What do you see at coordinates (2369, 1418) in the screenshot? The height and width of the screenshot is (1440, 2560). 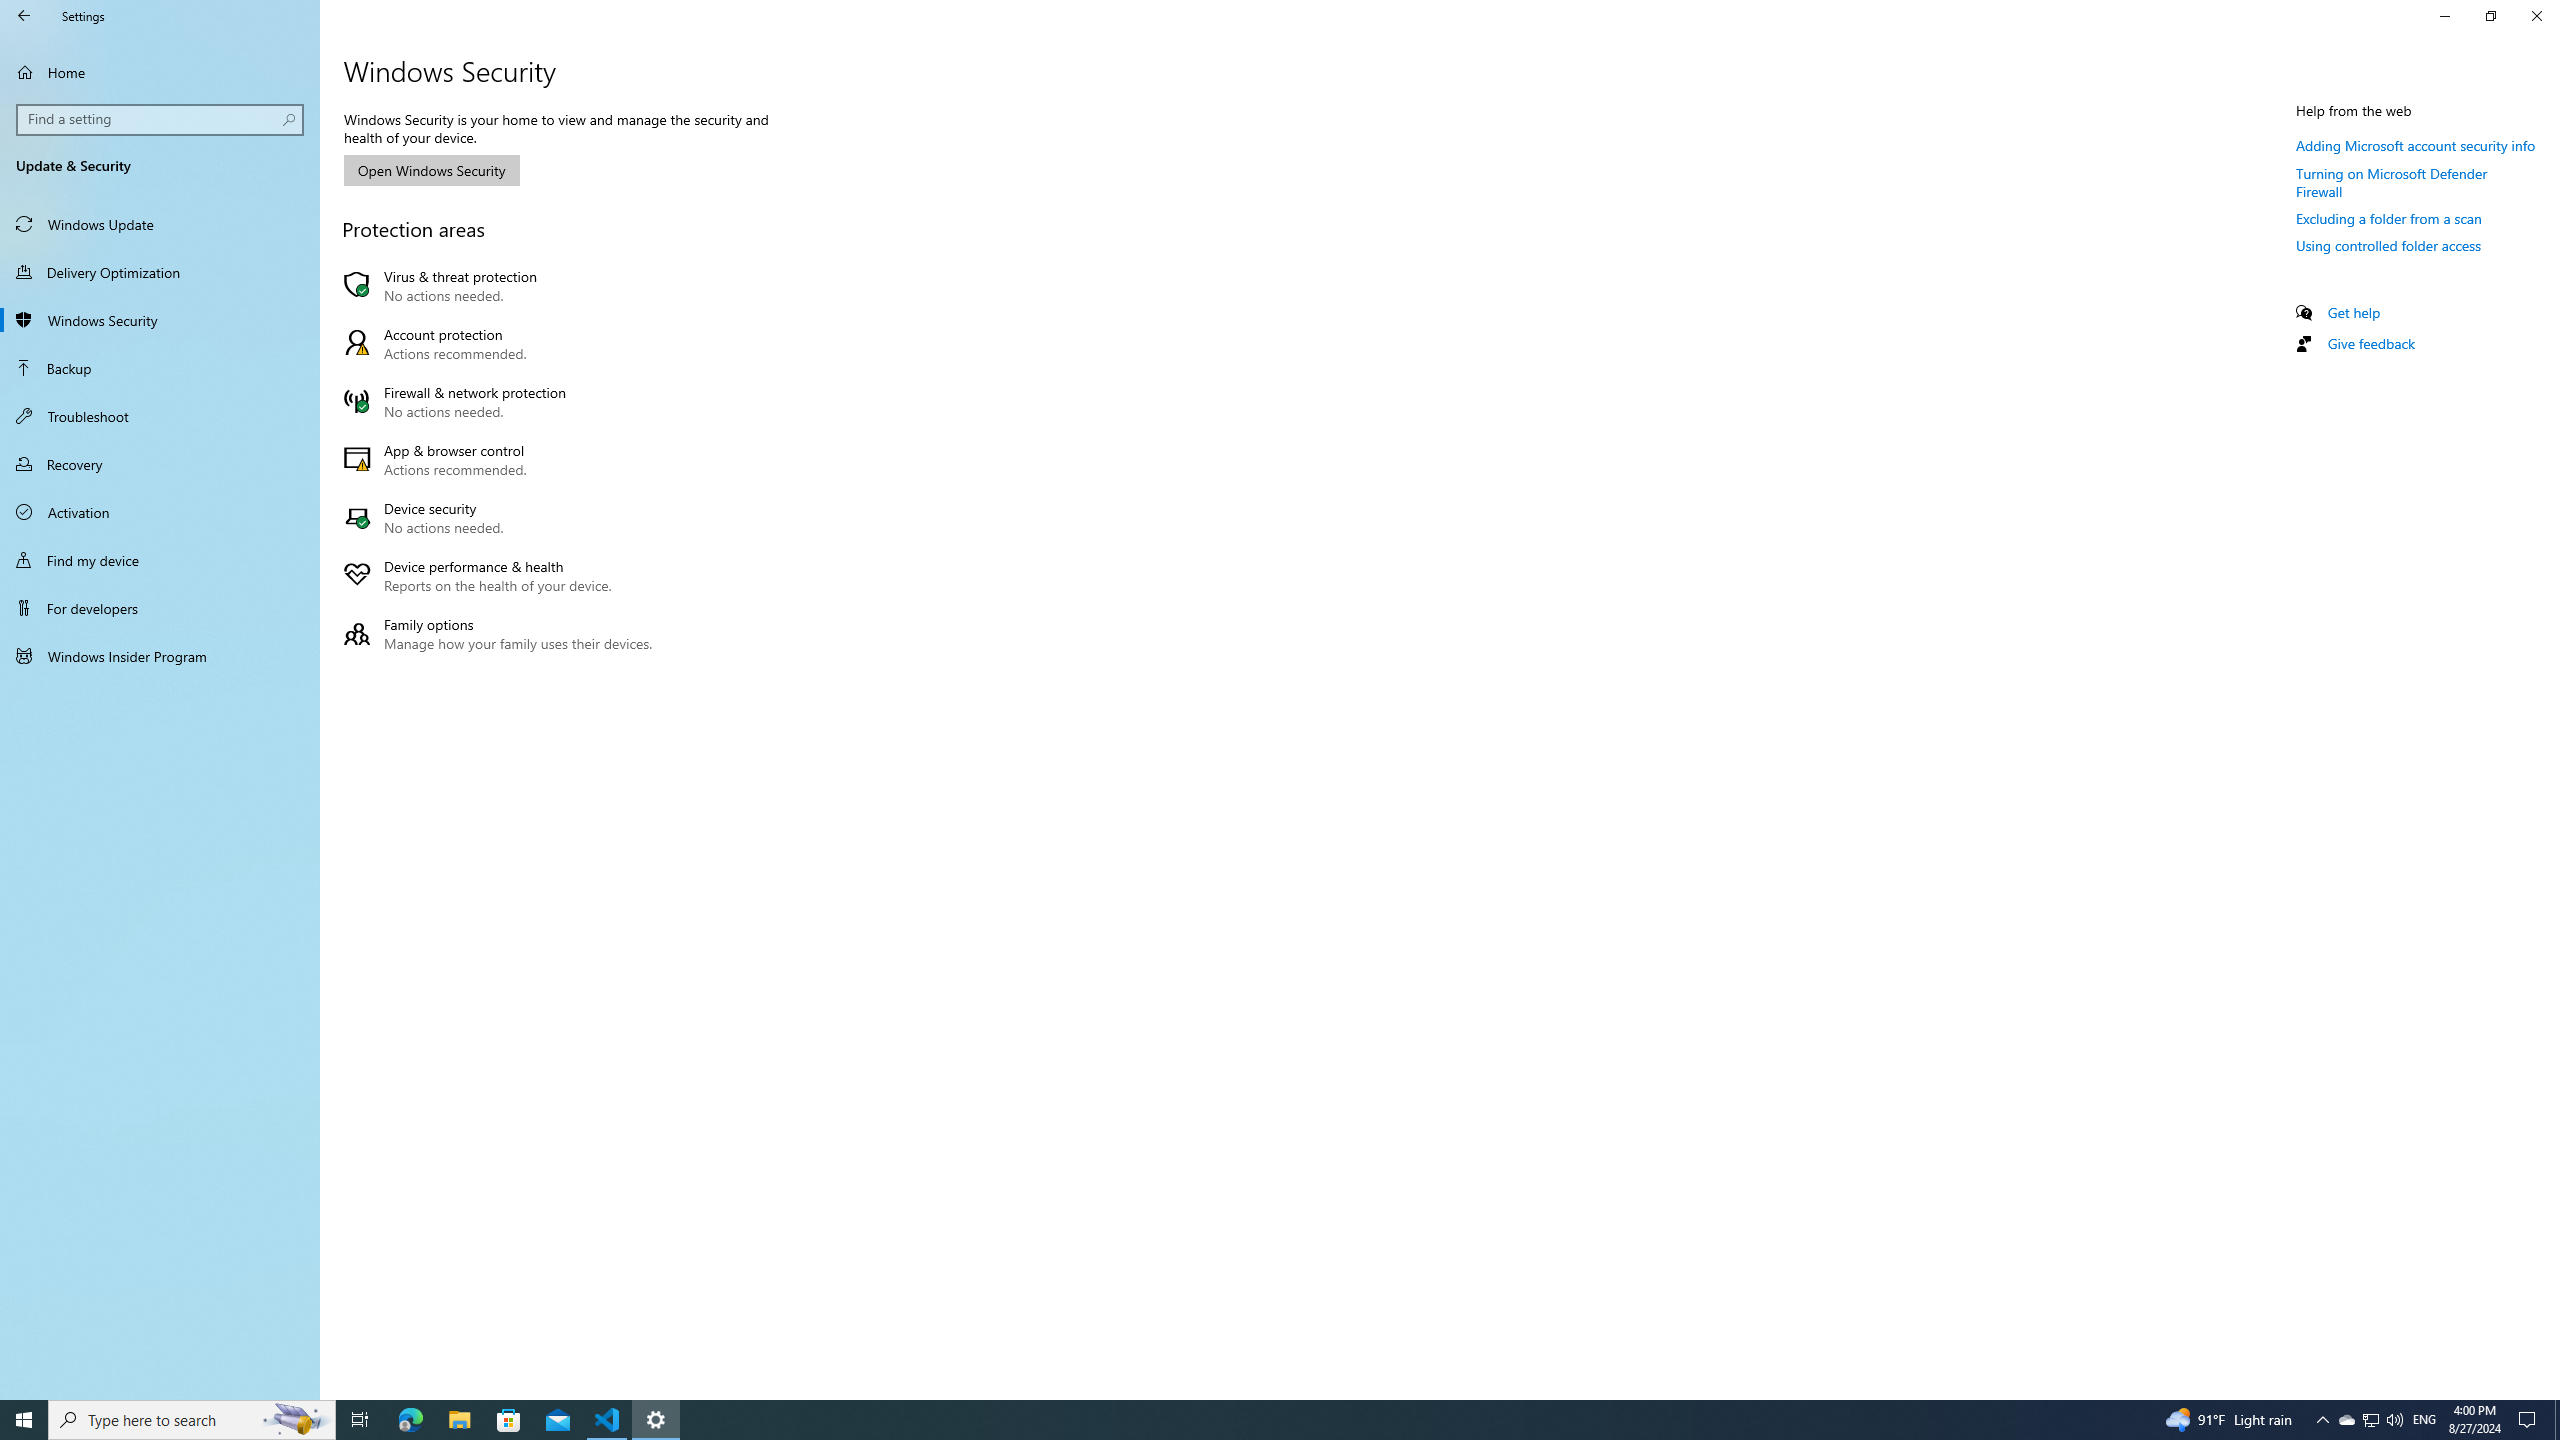 I see `'User Promoted Notification Area'` at bounding box center [2369, 1418].